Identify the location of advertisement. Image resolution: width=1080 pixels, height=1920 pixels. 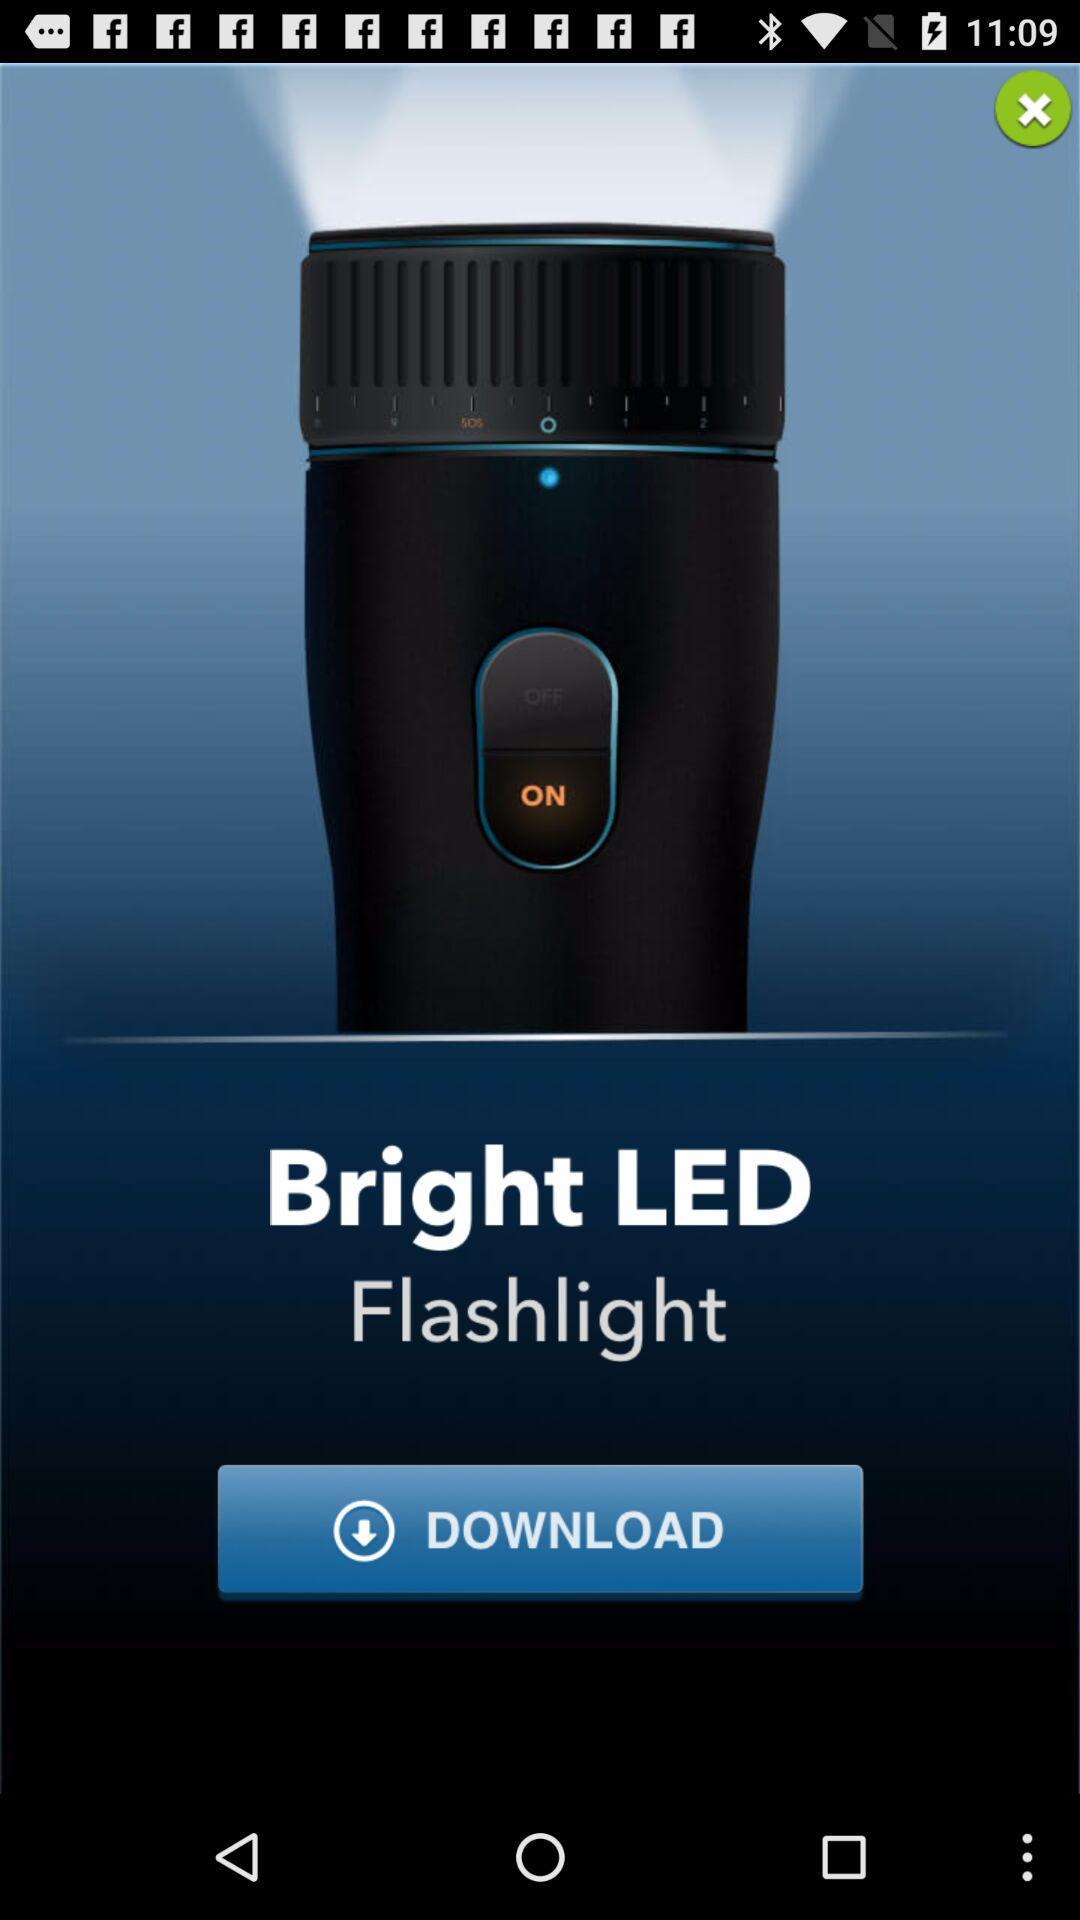
(1033, 108).